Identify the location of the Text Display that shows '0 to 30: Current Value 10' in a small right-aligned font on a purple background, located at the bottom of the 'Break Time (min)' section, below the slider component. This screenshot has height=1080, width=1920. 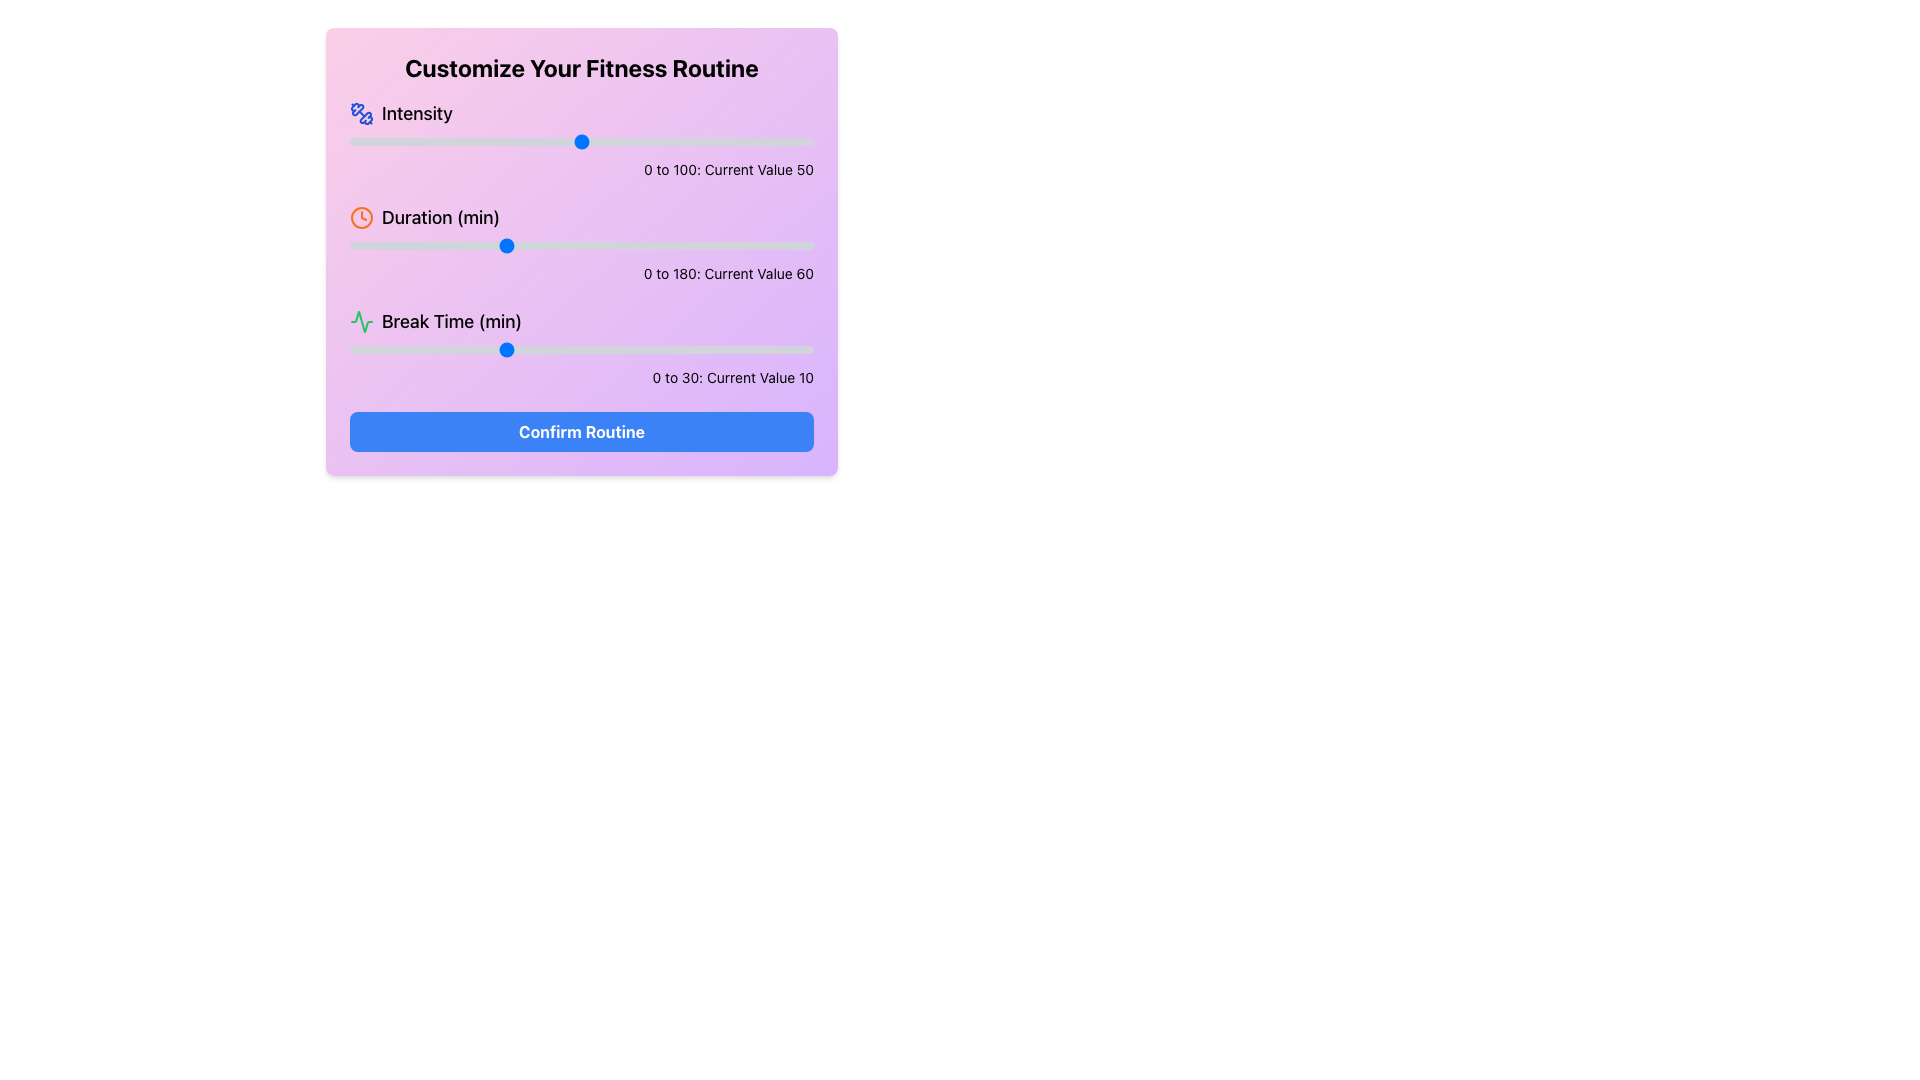
(580, 378).